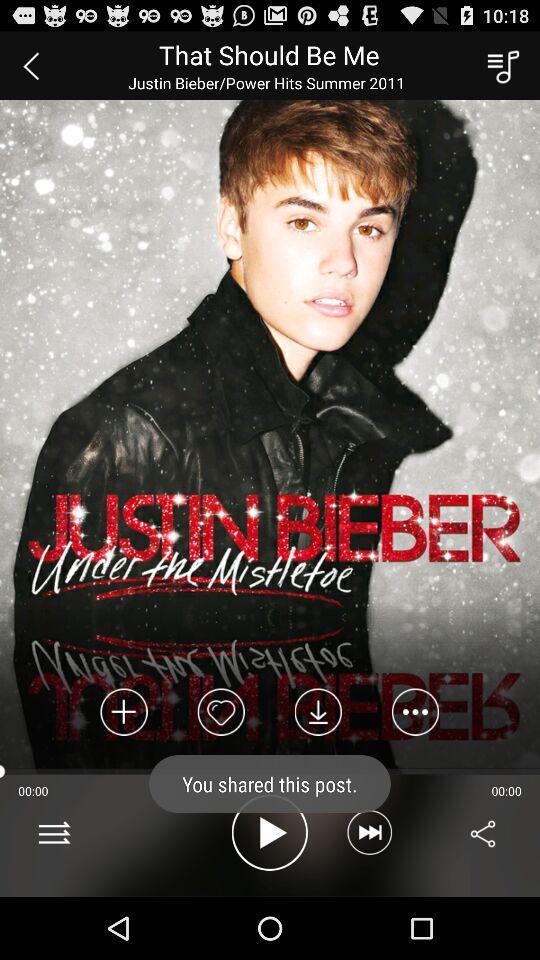  I want to click on the playlist icon, so click(500, 70).